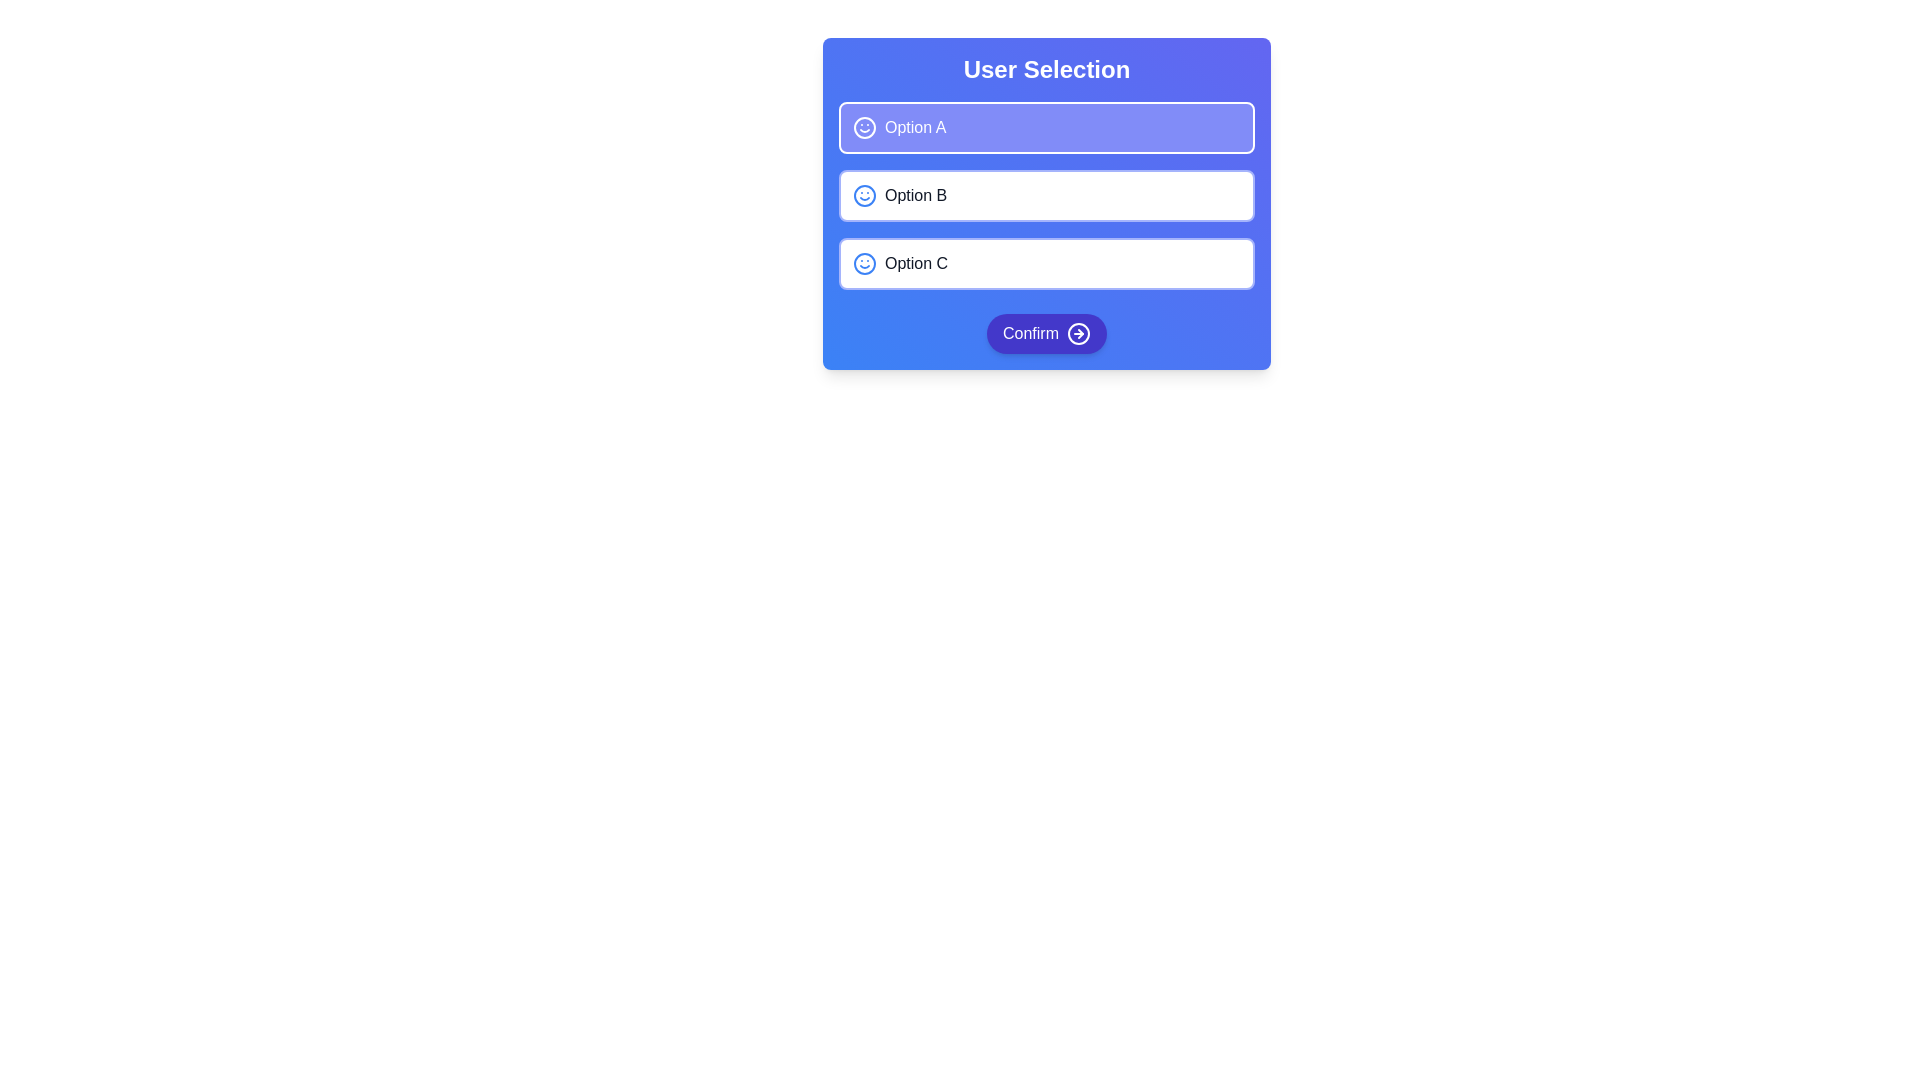  I want to click on the first Button-like list item, so click(1045, 127).